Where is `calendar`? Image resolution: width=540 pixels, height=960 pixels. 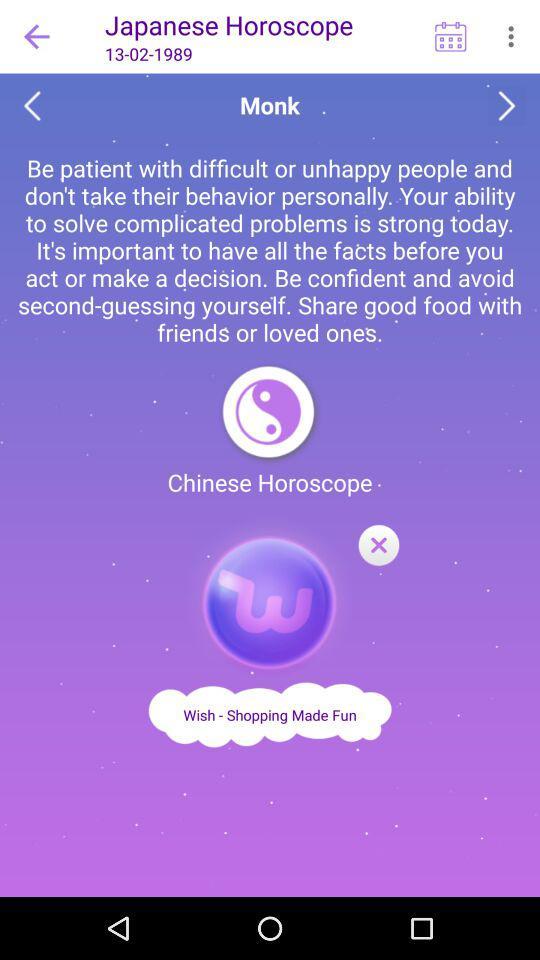
calendar is located at coordinates (450, 35).